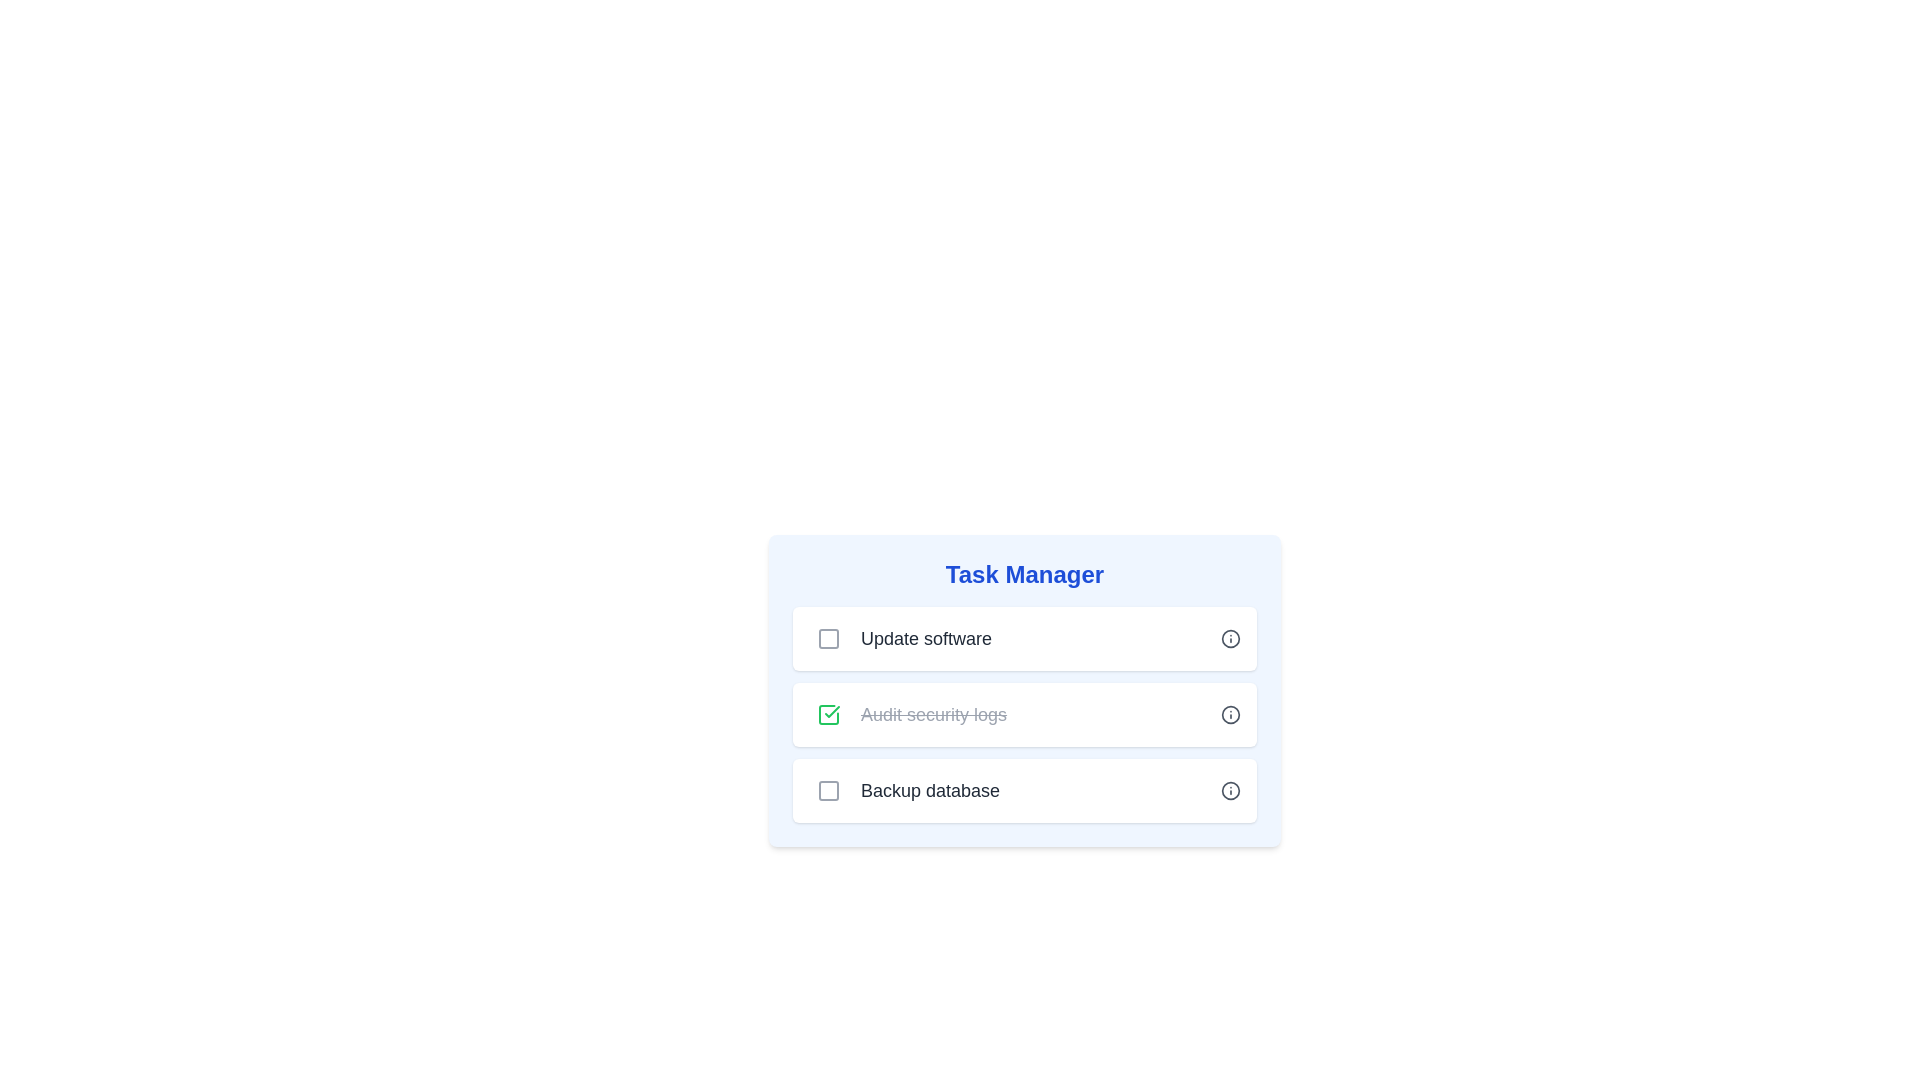 This screenshot has width=1920, height=1080. I want to click on the checkbox boundary shape for 'Audit security logs' in the Task Manager, which is styled with a green stroke and has rounded corners, so click(829, 713).